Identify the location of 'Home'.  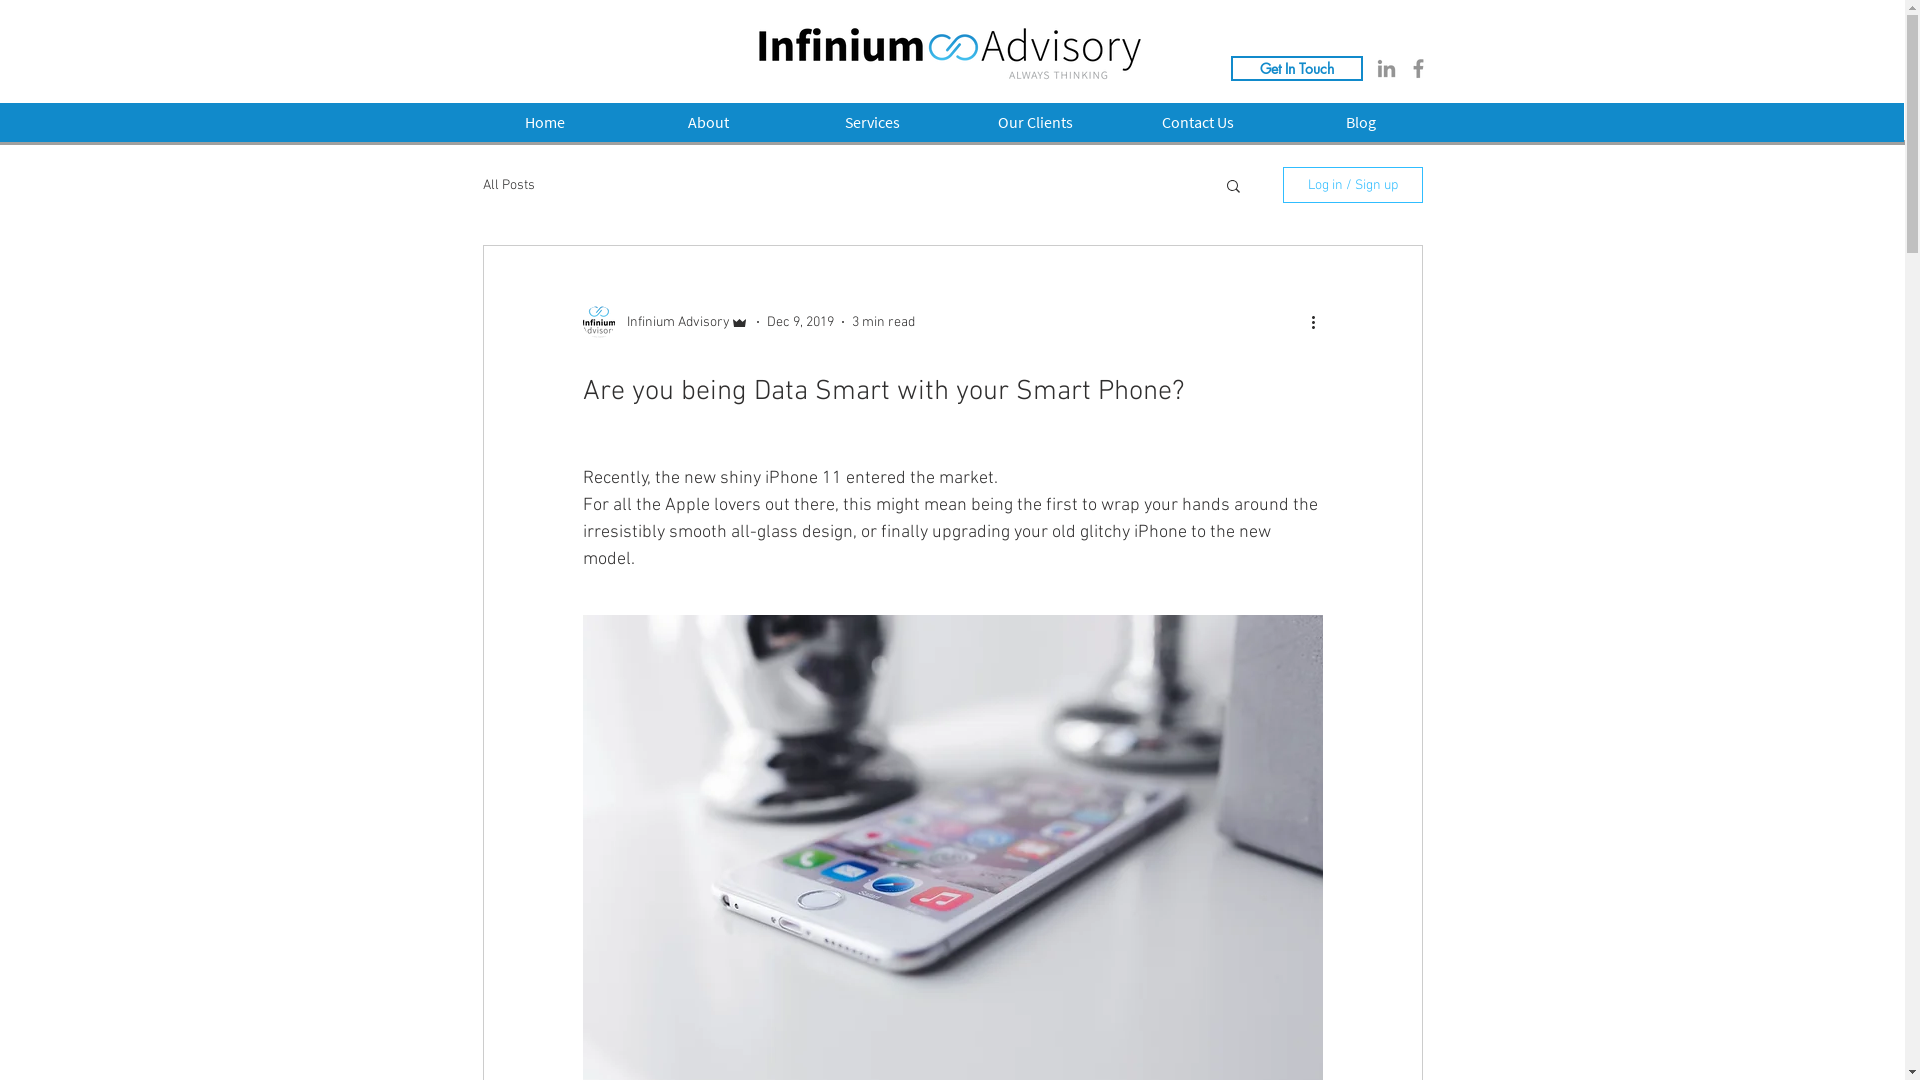
(543, 122).